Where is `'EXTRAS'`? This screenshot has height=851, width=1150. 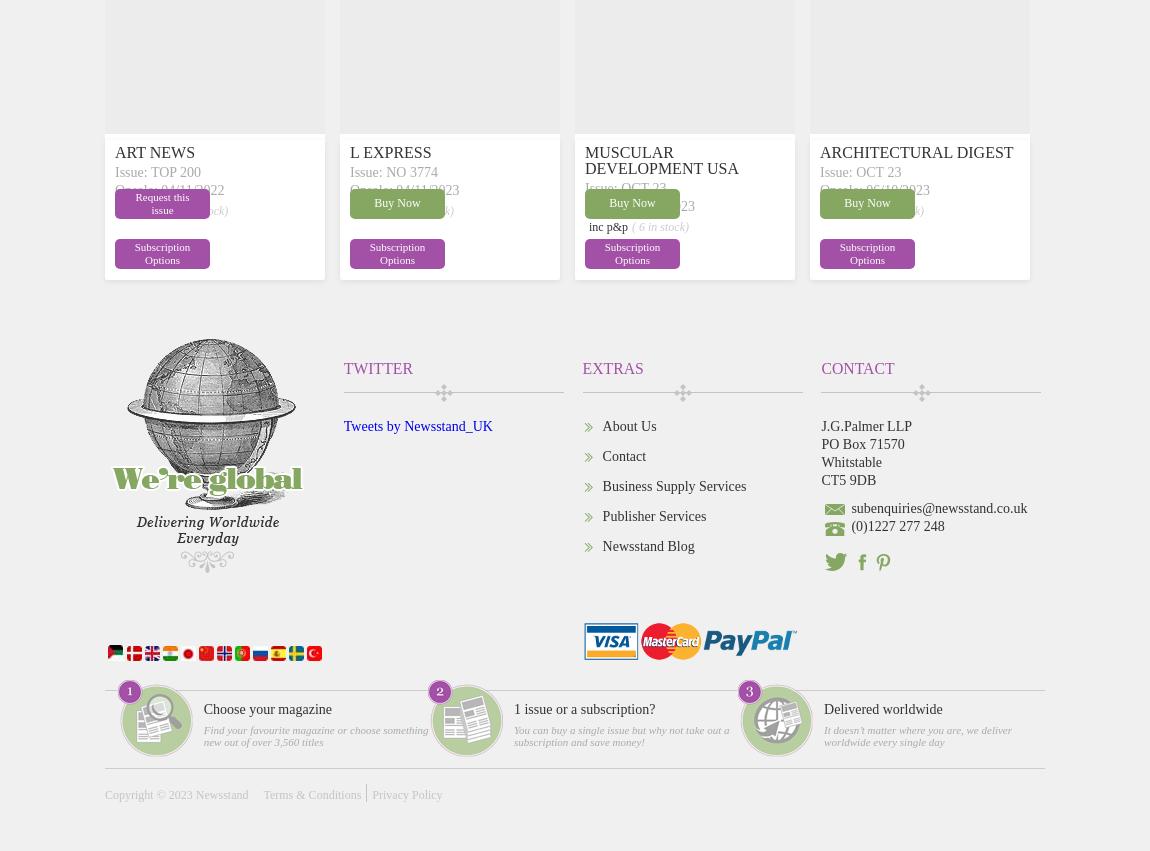
'EXTRAS' is located at coordinates (611, 367).